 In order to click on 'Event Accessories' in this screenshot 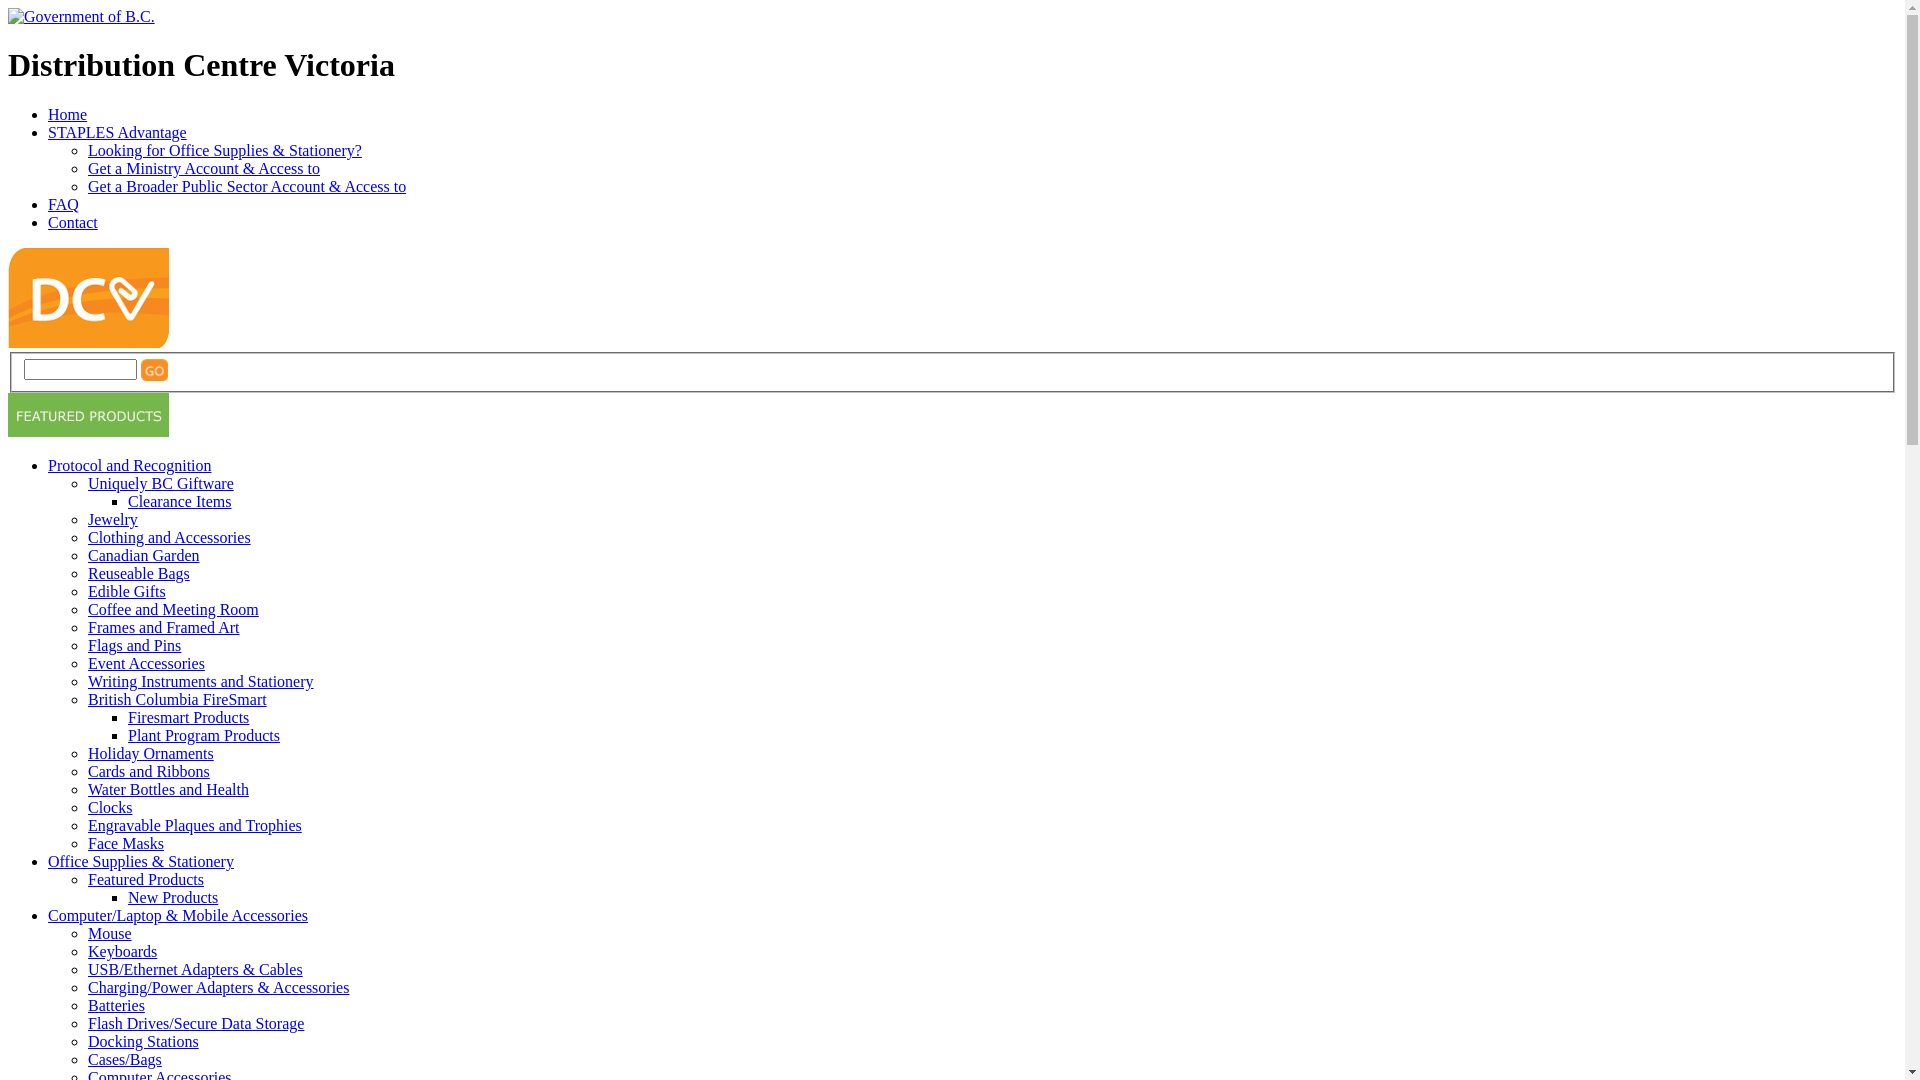, I will do `click(145, 663)`.